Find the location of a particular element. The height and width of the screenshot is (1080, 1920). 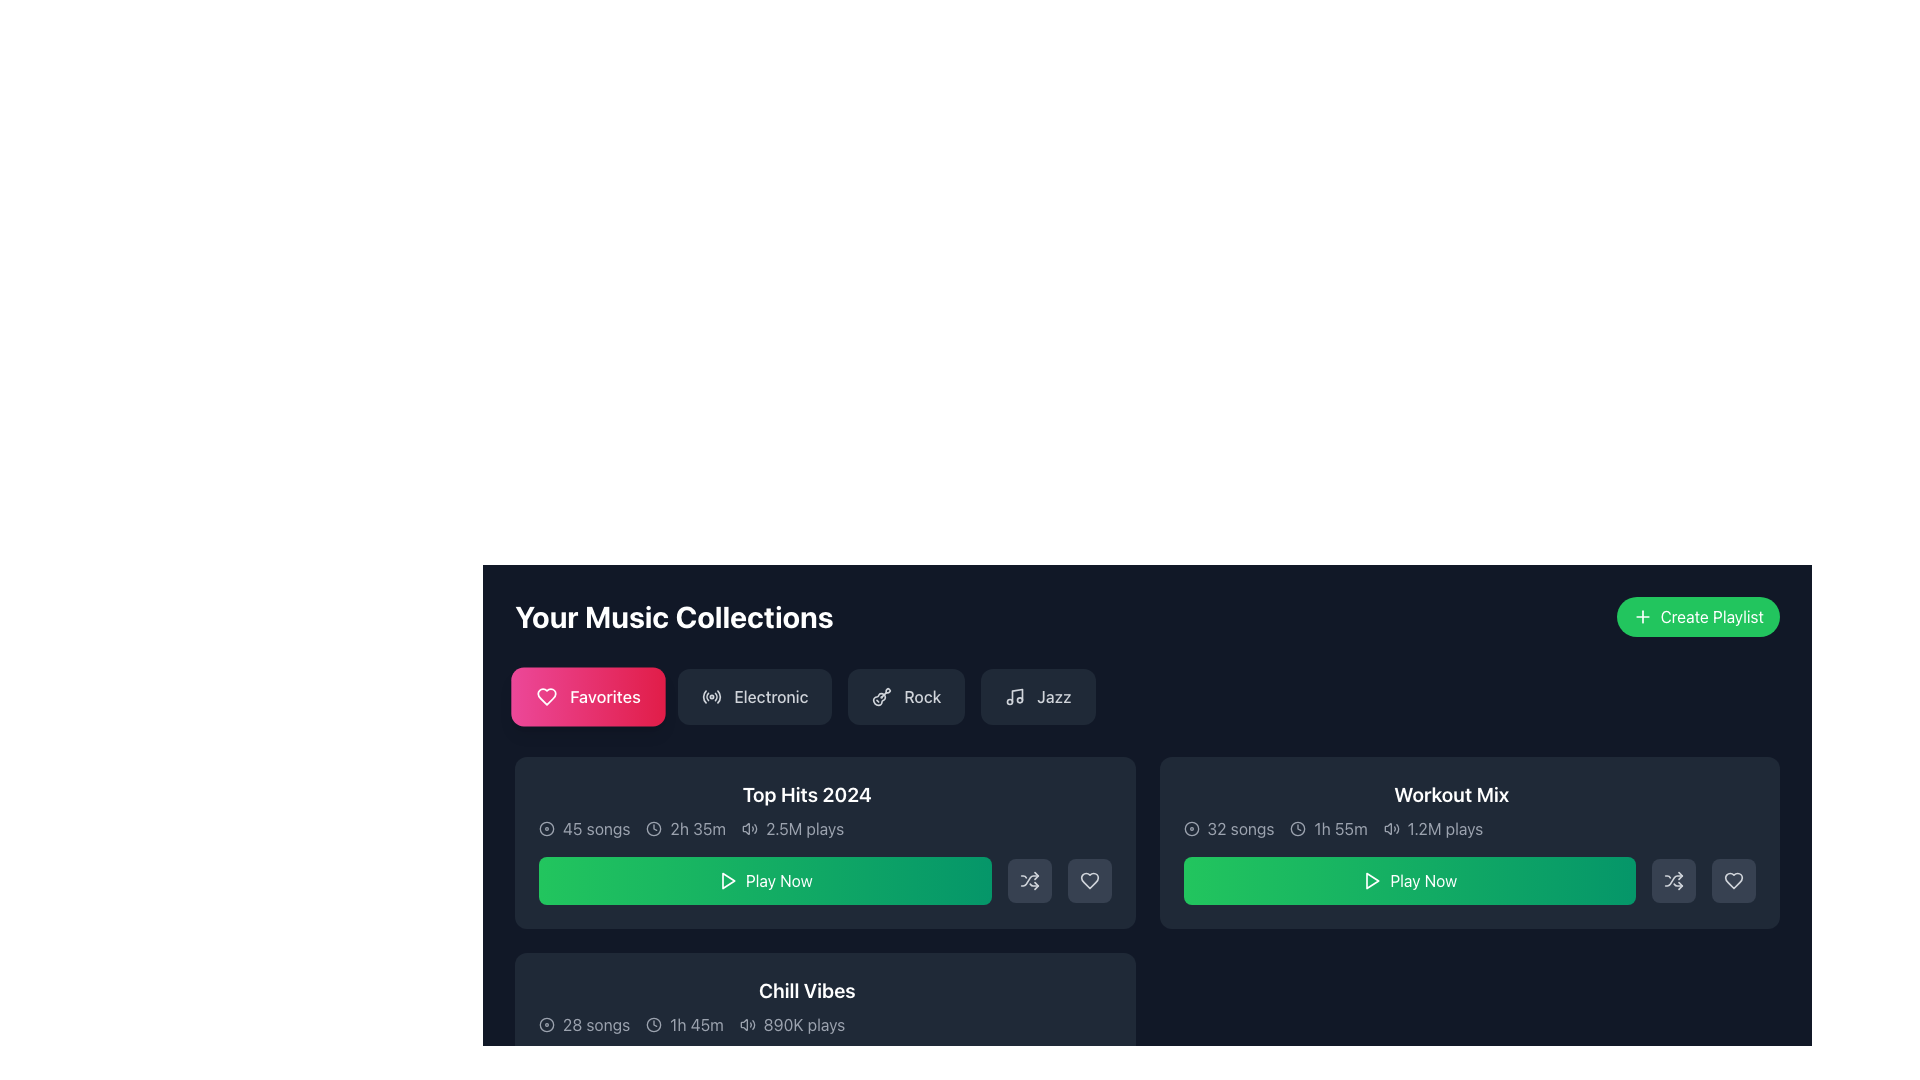

the sound waves icon, which is the first icon in a horizontal collection, indicating volume or audio functionality is located at coordinates (746, 1025).